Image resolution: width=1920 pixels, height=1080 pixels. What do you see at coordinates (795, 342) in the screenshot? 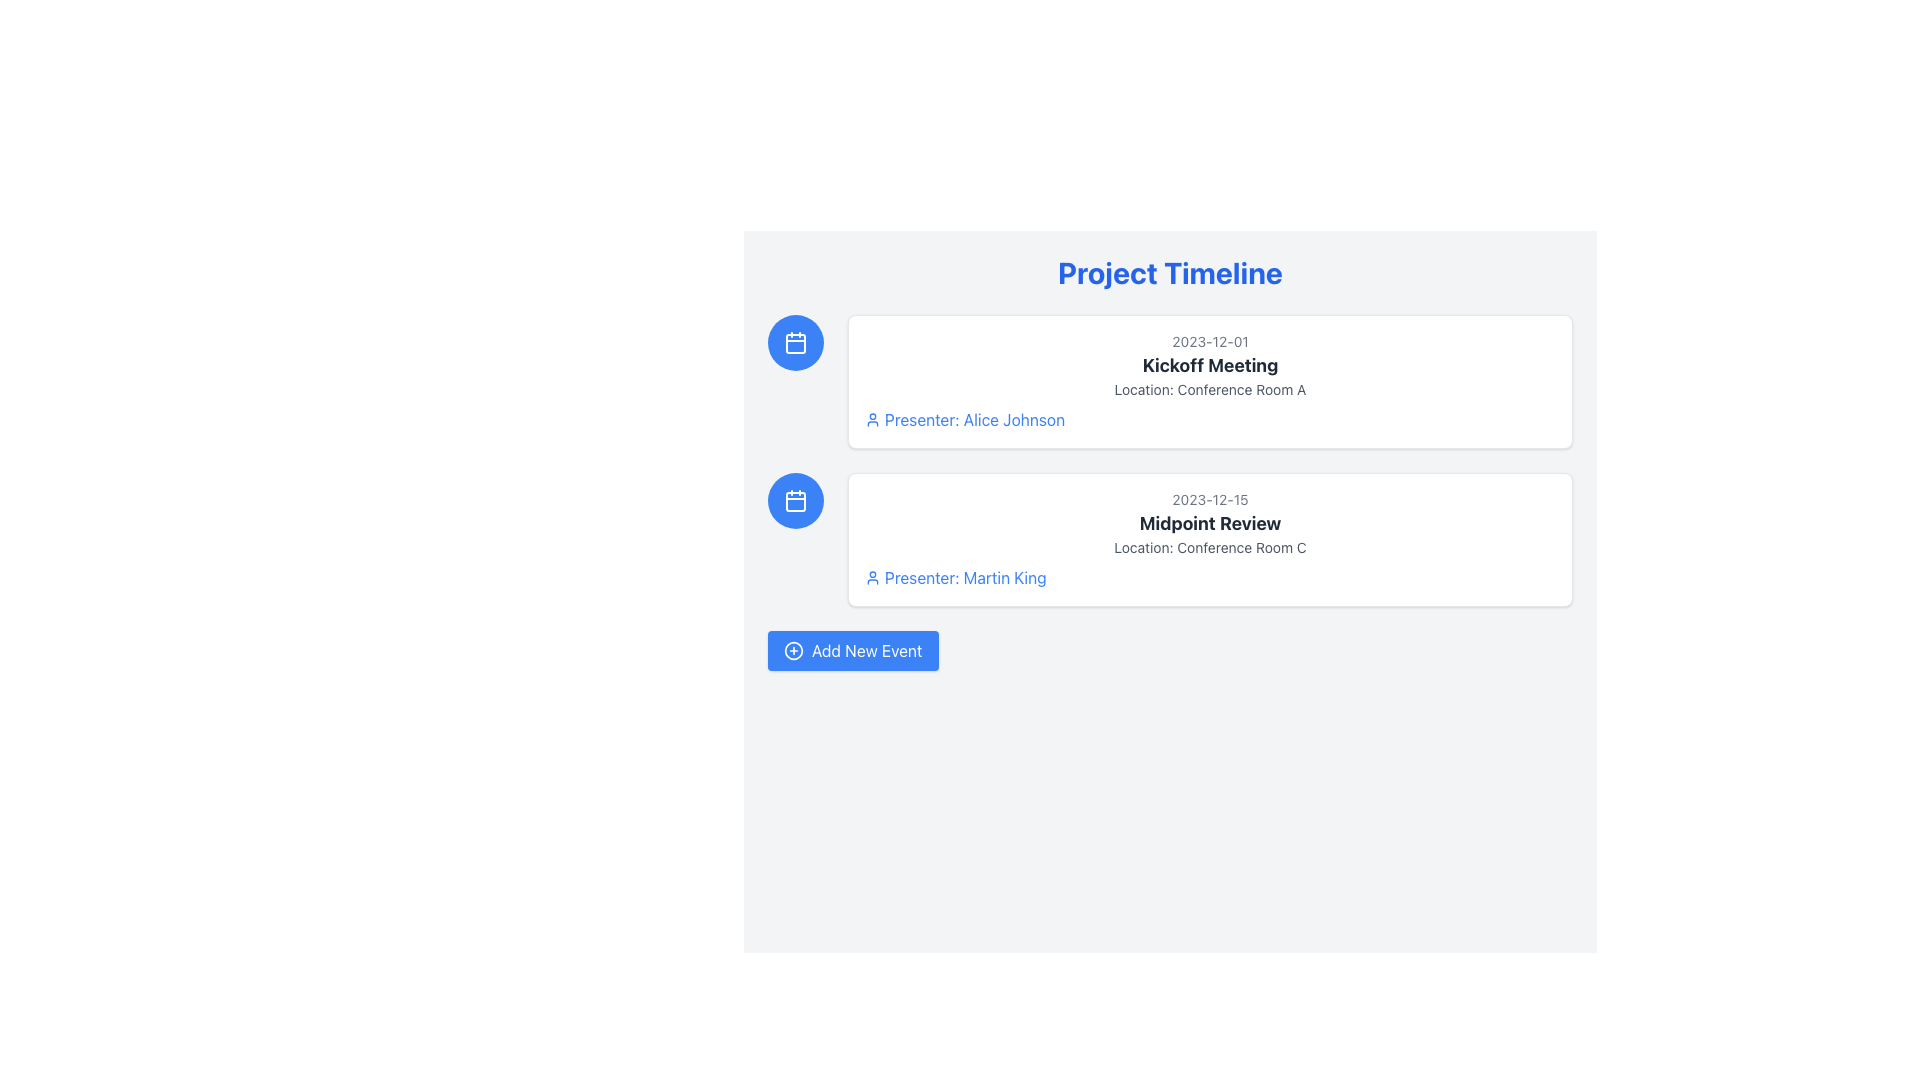
I see `the circular icon with a blue background and white calendar symbol located on the left side of the first event block` at bounding box center [795, 342].